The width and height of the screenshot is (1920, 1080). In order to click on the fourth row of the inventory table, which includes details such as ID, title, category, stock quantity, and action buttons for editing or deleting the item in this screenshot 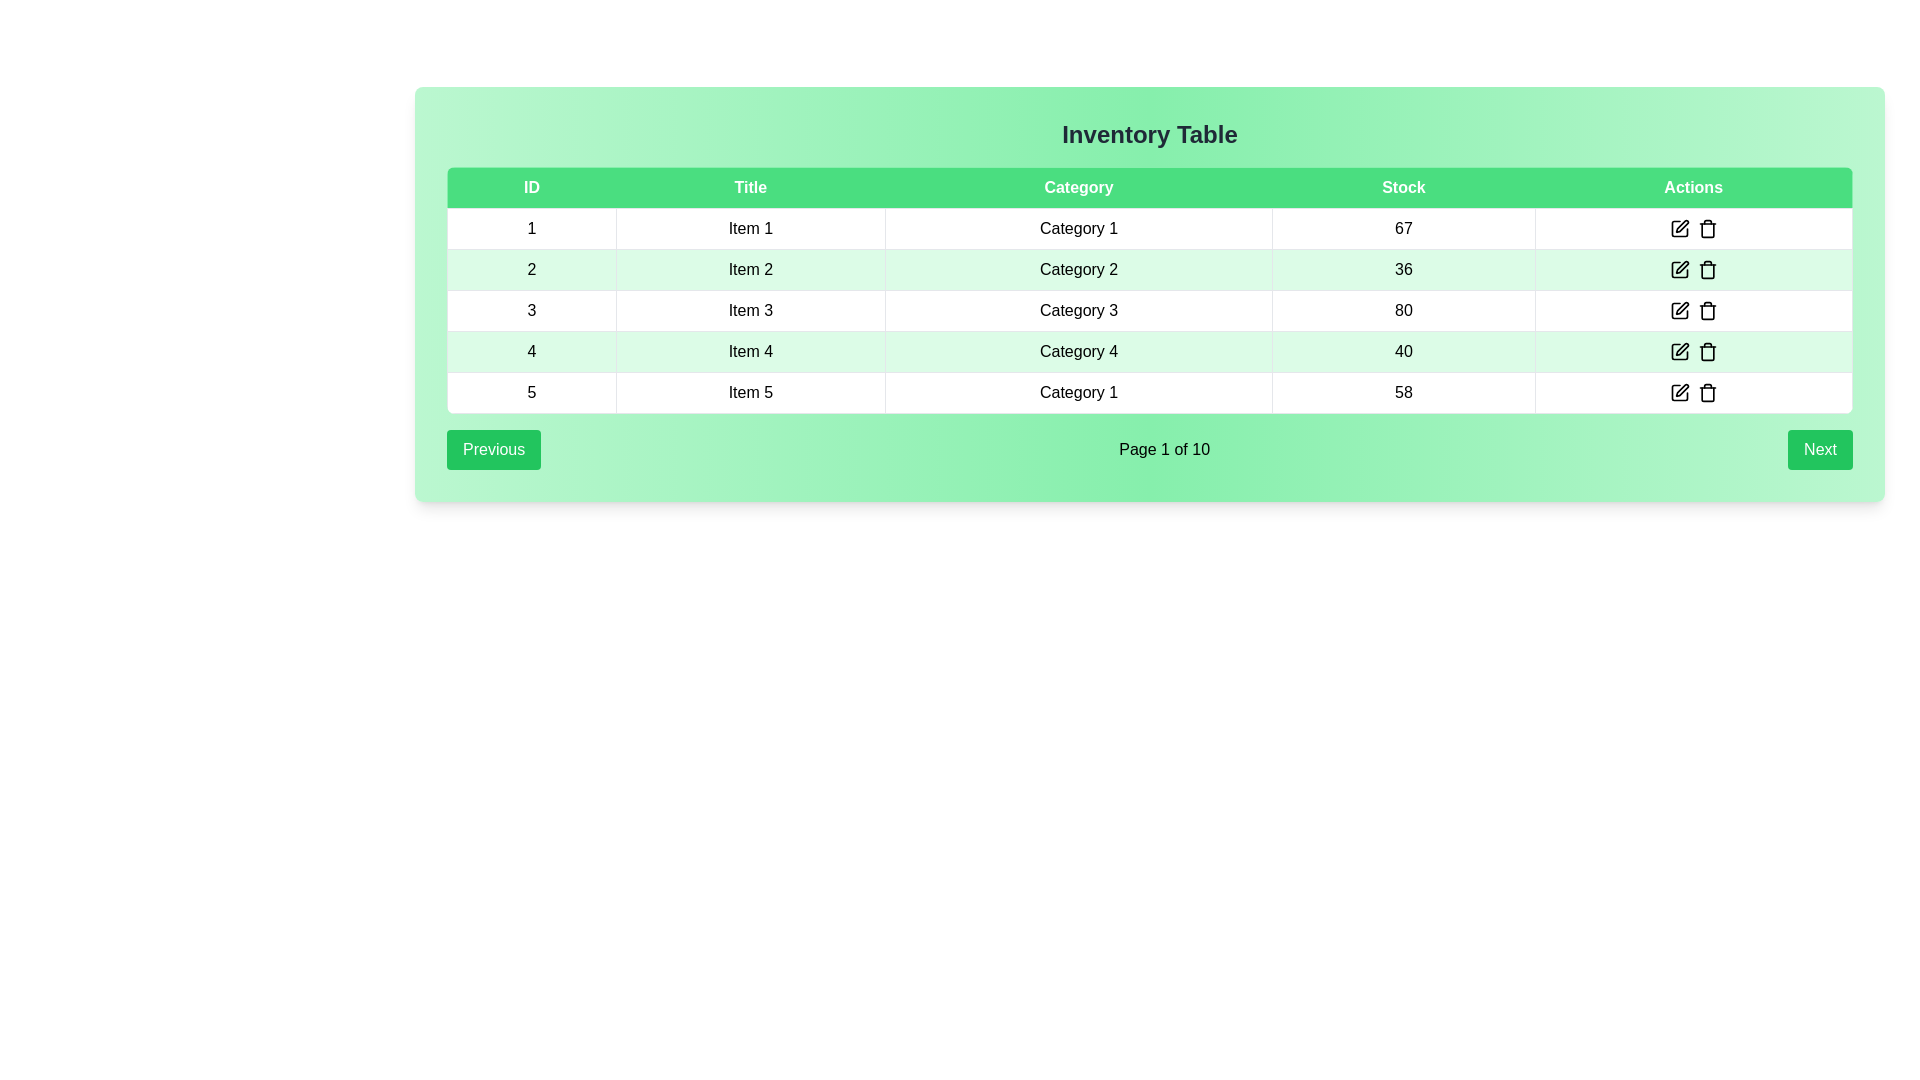, I will do `click(1150, 350)`.